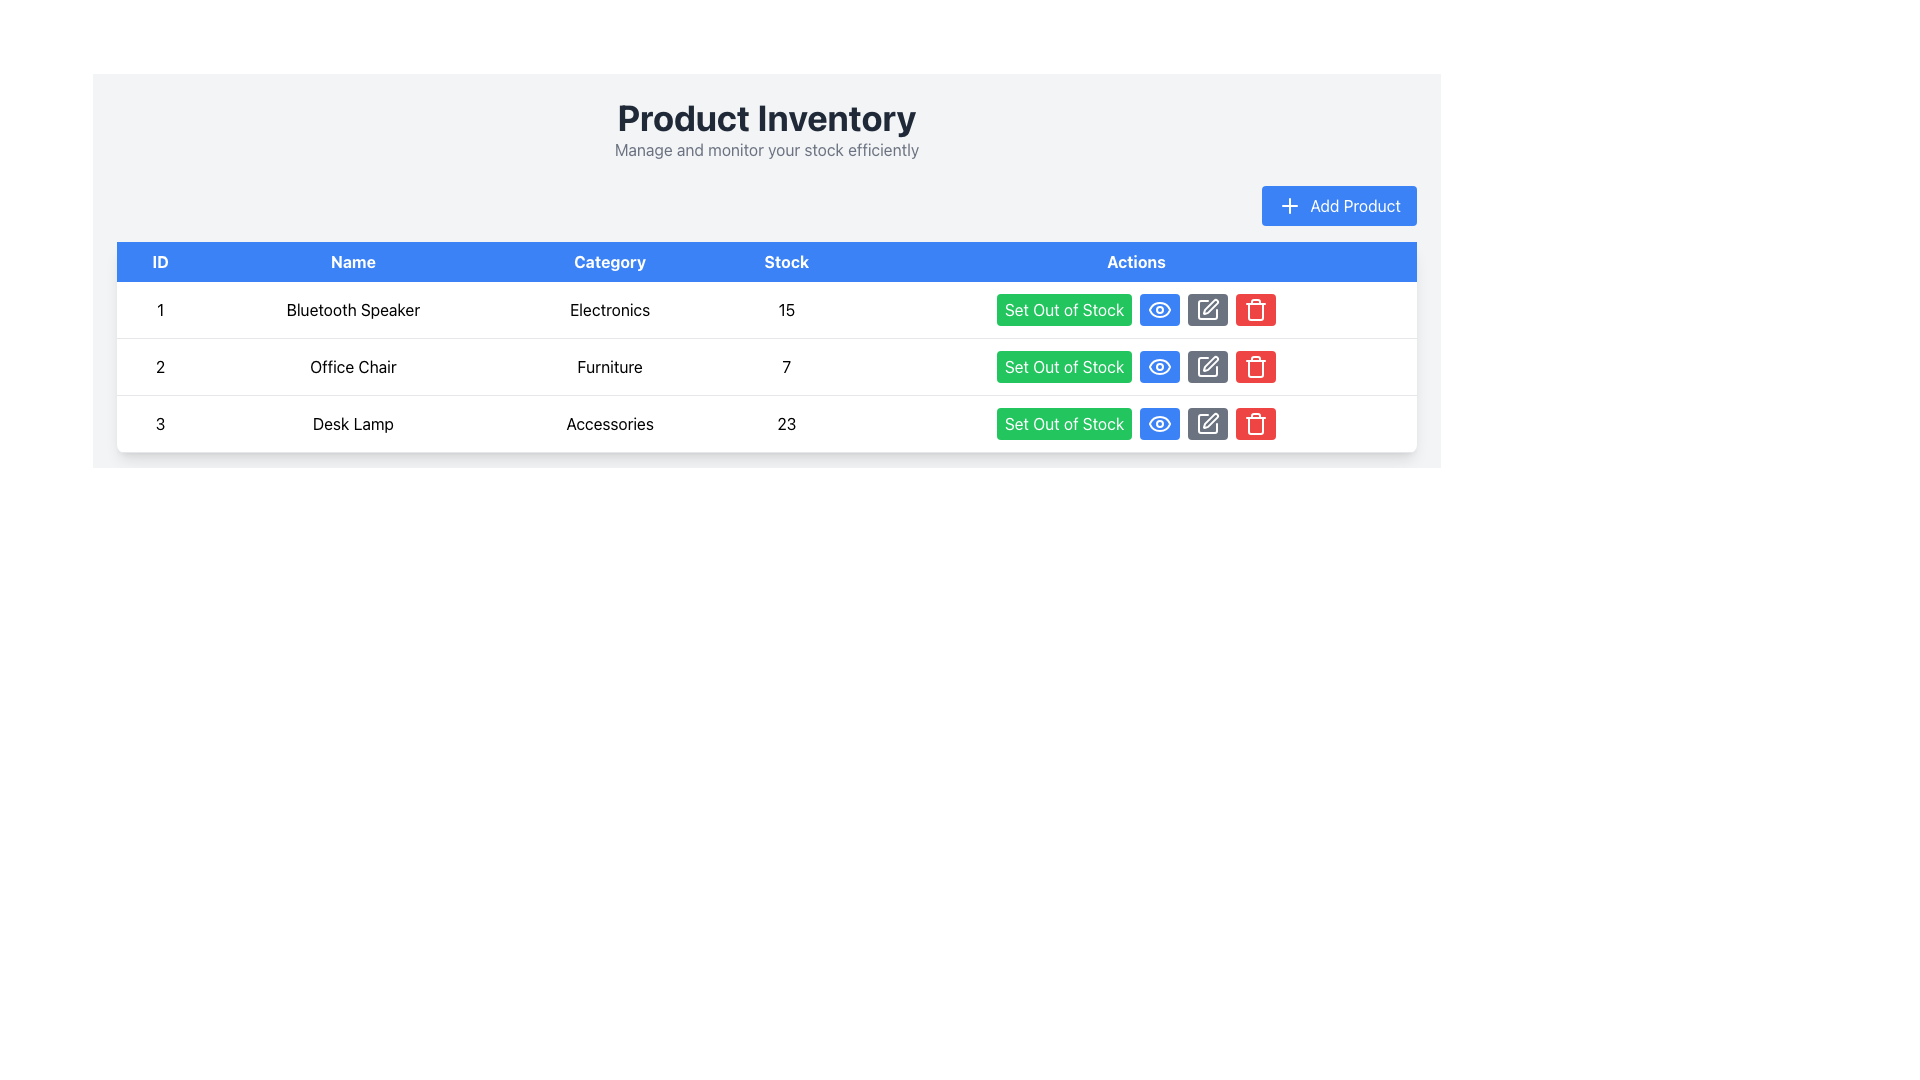 The image size is (1920, 1080). What do you see at coordinates (160, 261) in the screenshot?
I see `the 'ID' label, which is styled with a blue background and white text, located in the upper left corner of the table as the first item in a list of column headers` at bounding box center [160, 261].